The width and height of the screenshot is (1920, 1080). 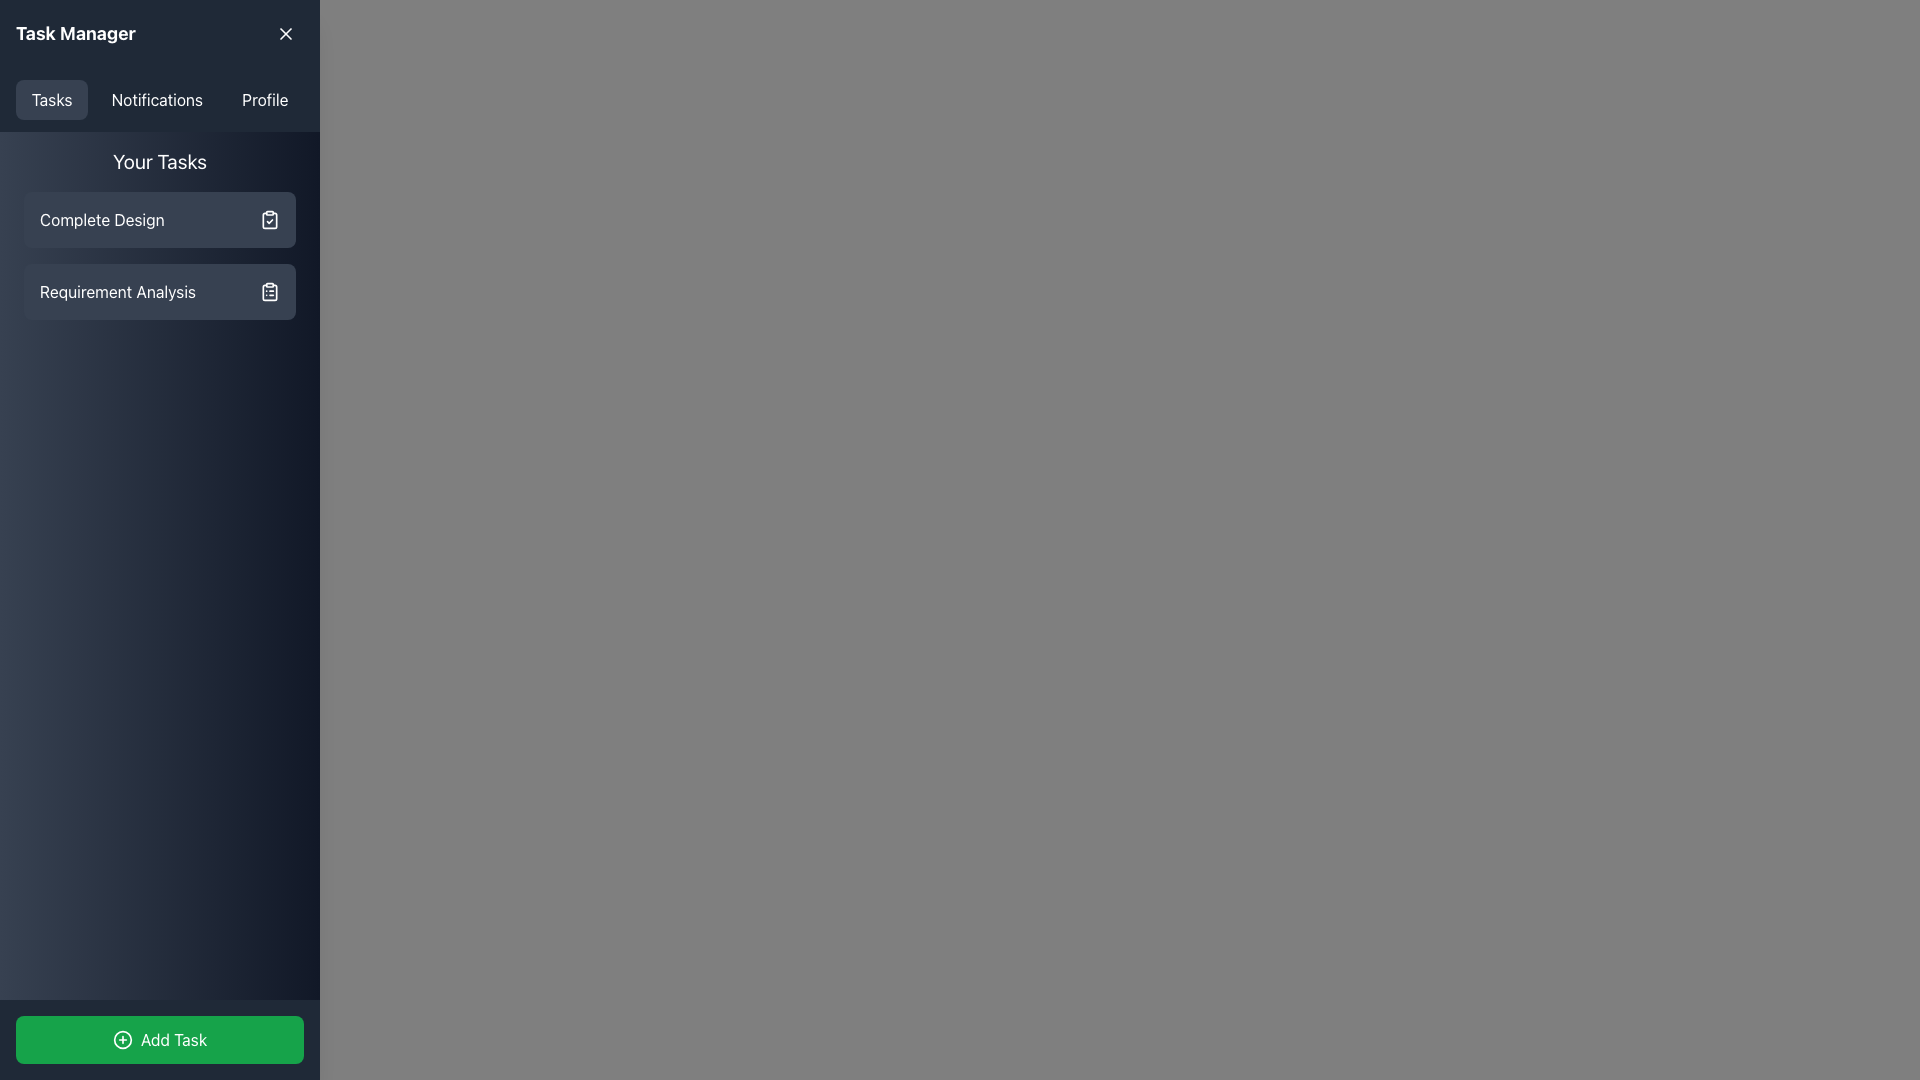 I want to click on the close icon button at the top right corner of the sidebar panel, adjacent to the 'Task Manager' title, to trigger the visual highlight effect, so click(x=285, y=34).